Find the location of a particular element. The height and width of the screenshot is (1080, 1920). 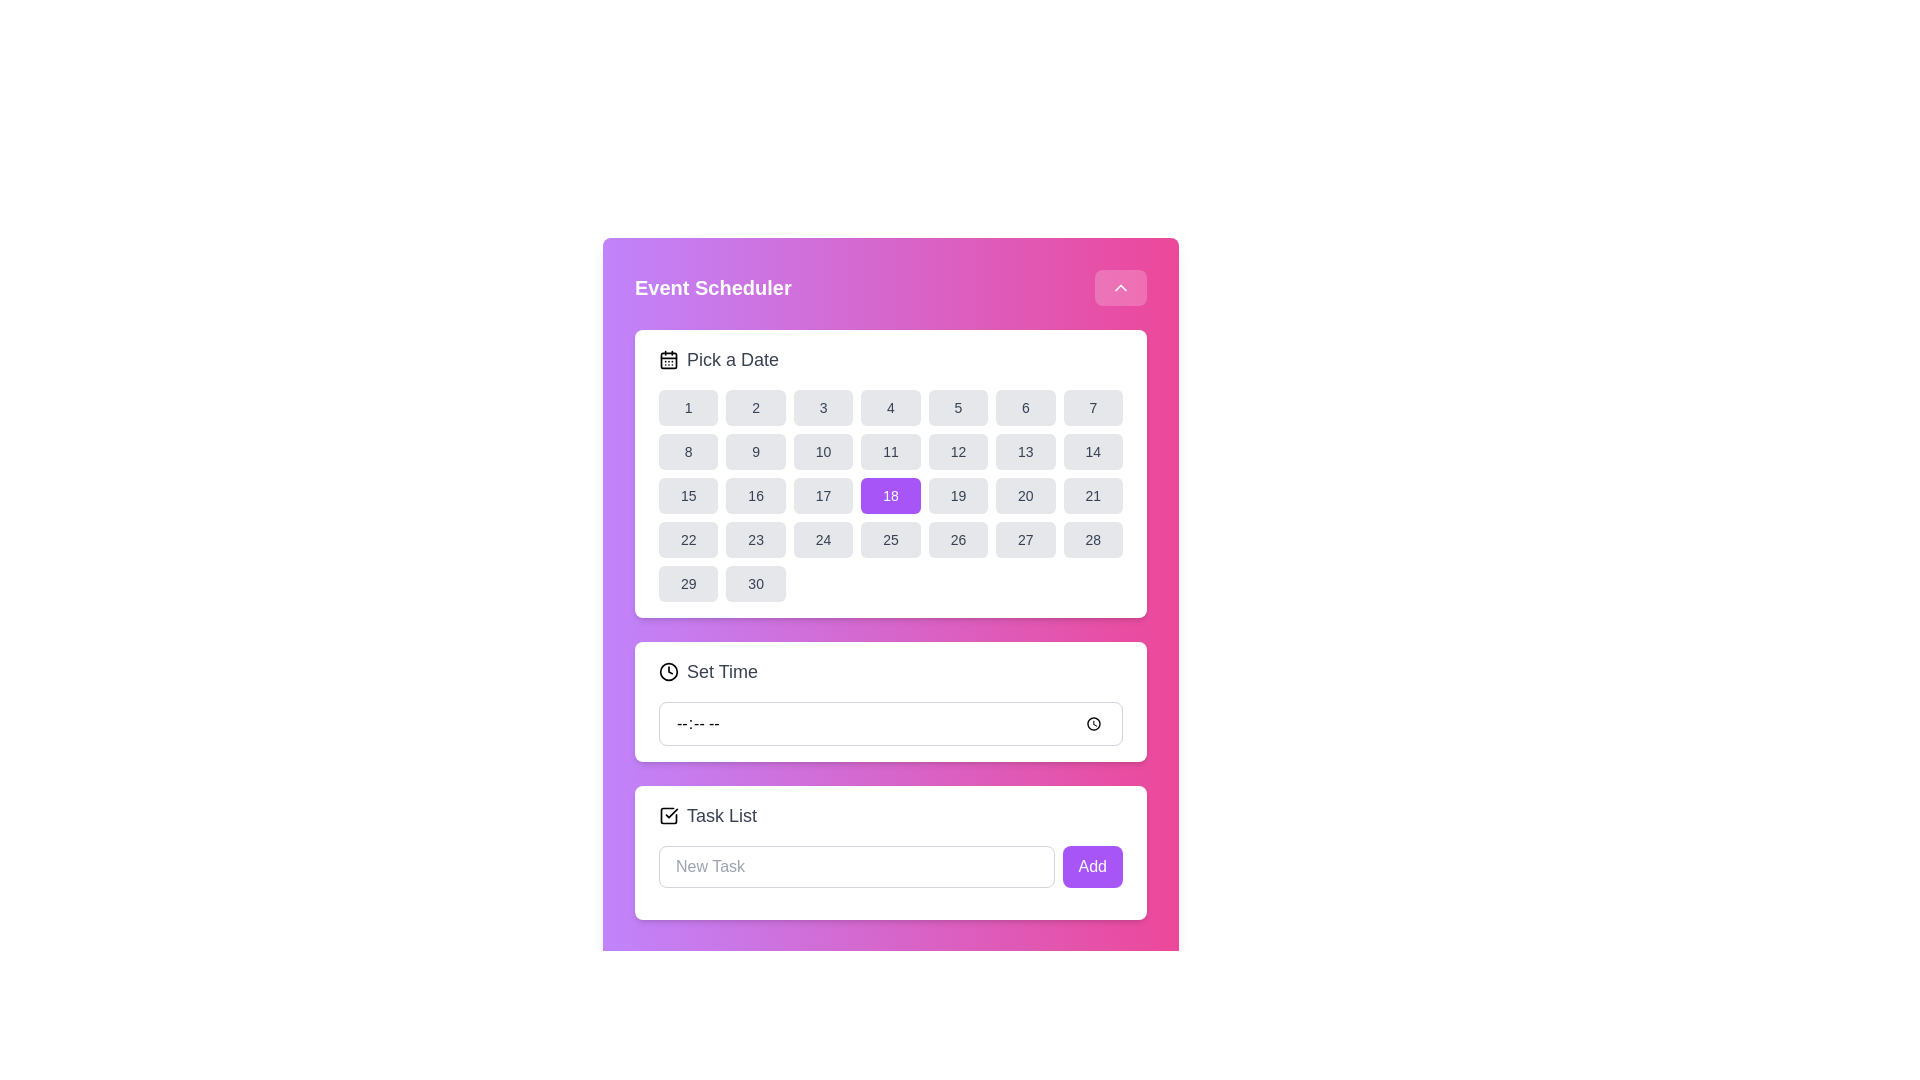

the rounded rectangular button labeled '16' in light gray is located at coordinates (755, 495).